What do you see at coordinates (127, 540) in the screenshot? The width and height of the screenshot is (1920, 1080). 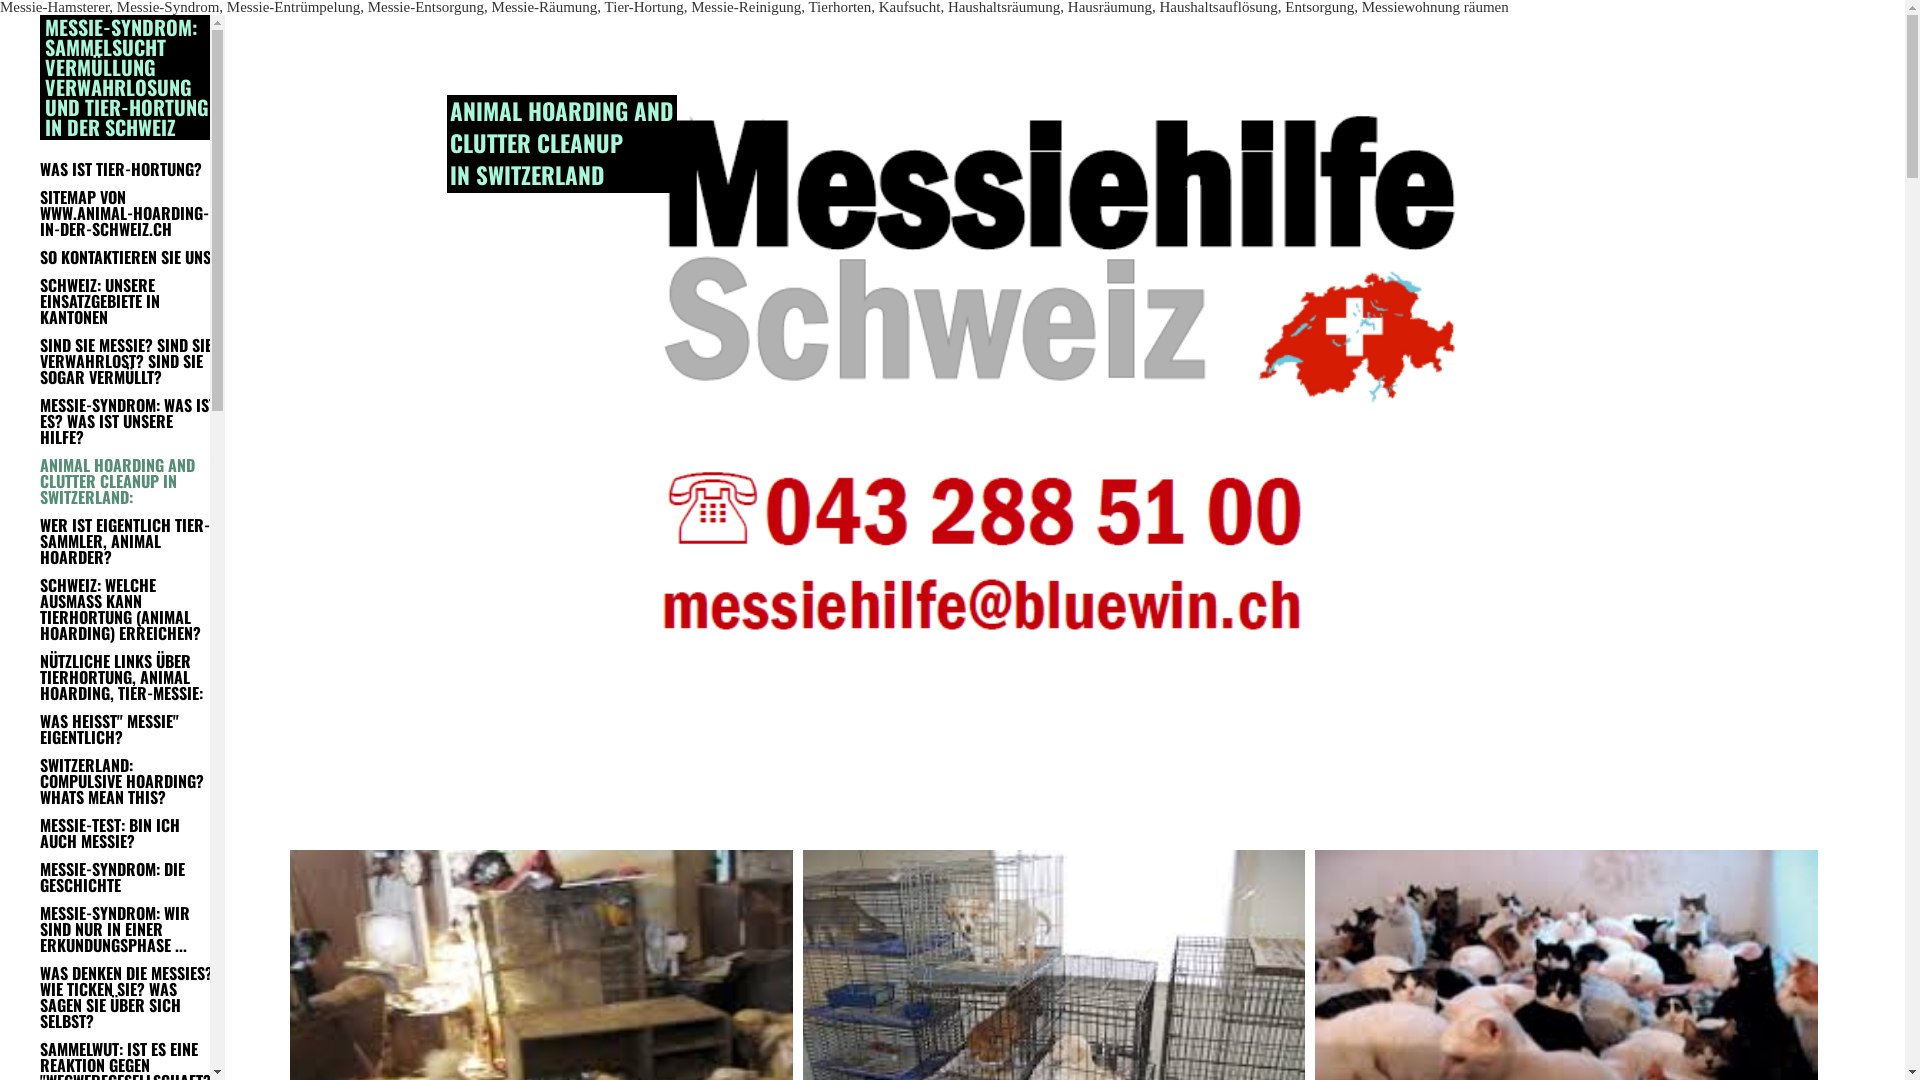 I see `'WER IST EIGENTLICH TIER-SAMMLER, ANIMAL HOARDER?'` at bounding box center [127, 540].